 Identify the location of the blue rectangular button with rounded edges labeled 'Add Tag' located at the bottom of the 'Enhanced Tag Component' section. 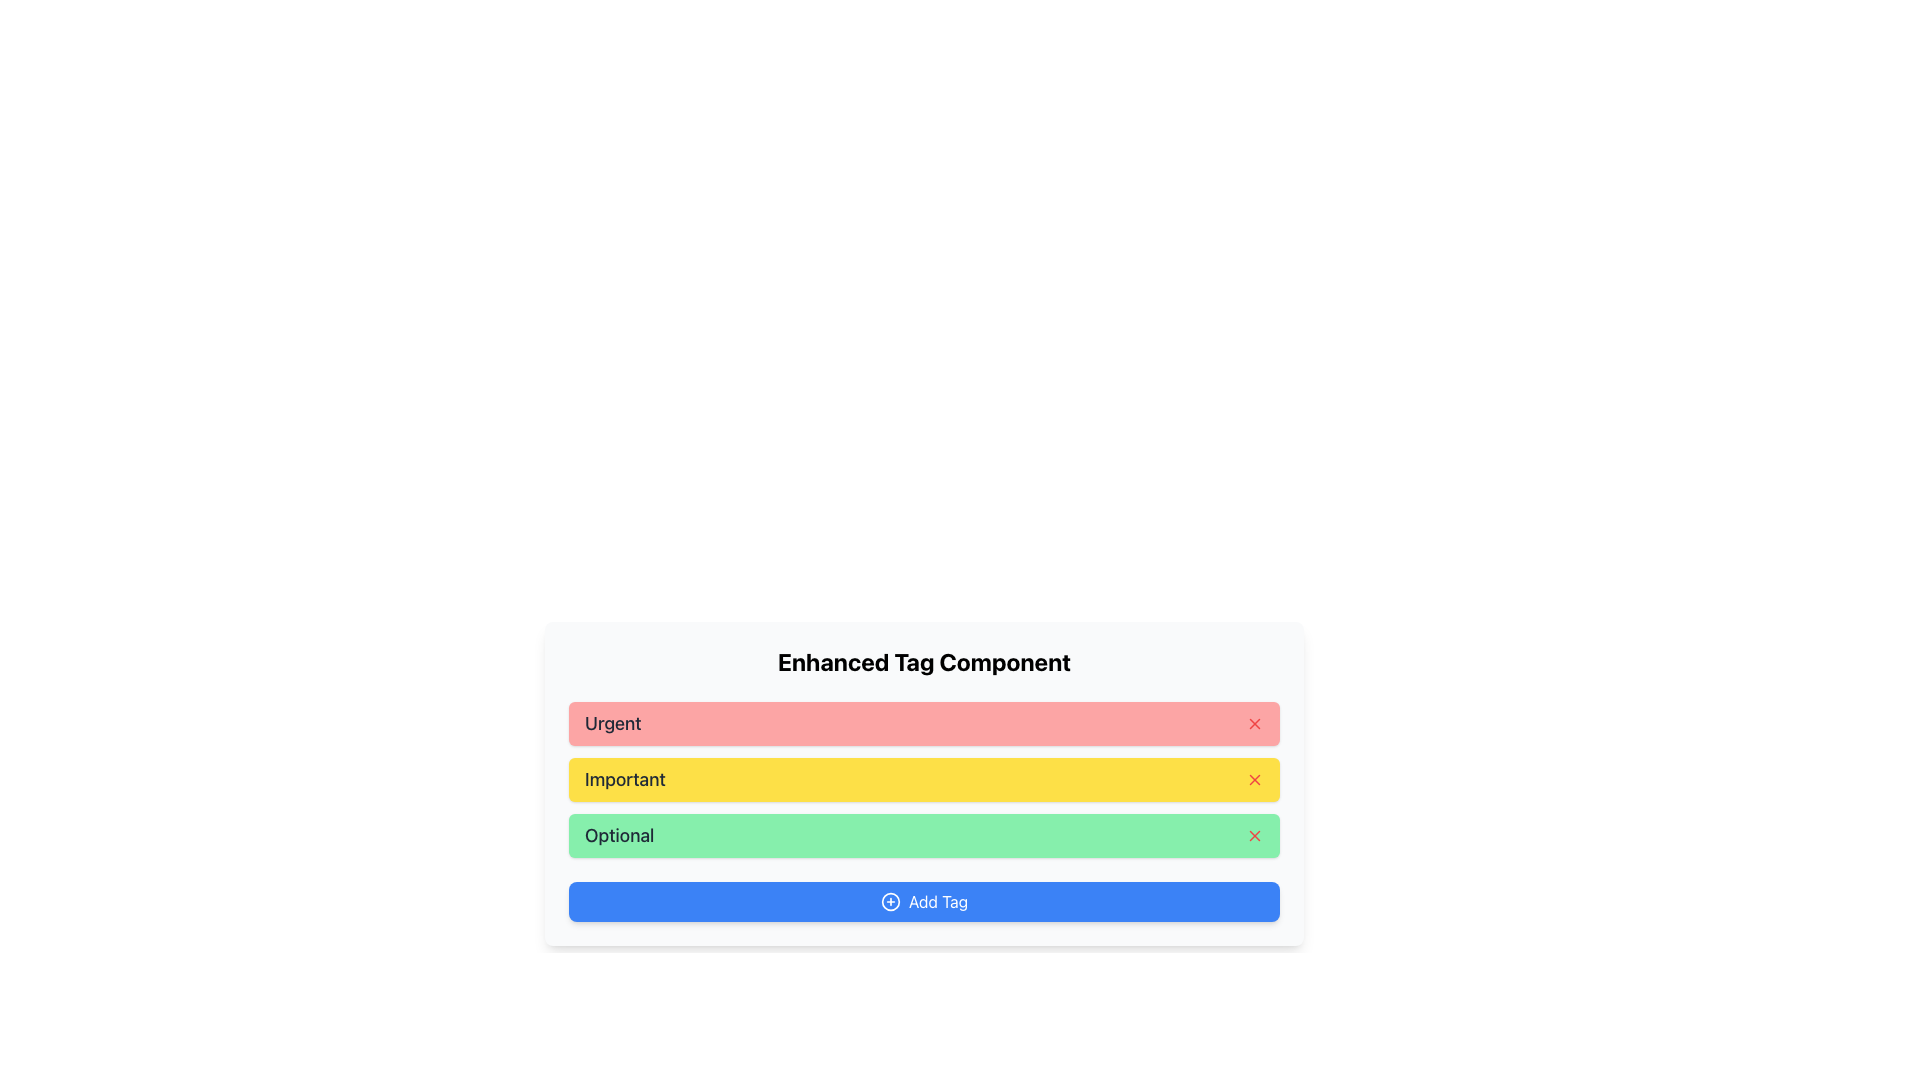
(923, 902).